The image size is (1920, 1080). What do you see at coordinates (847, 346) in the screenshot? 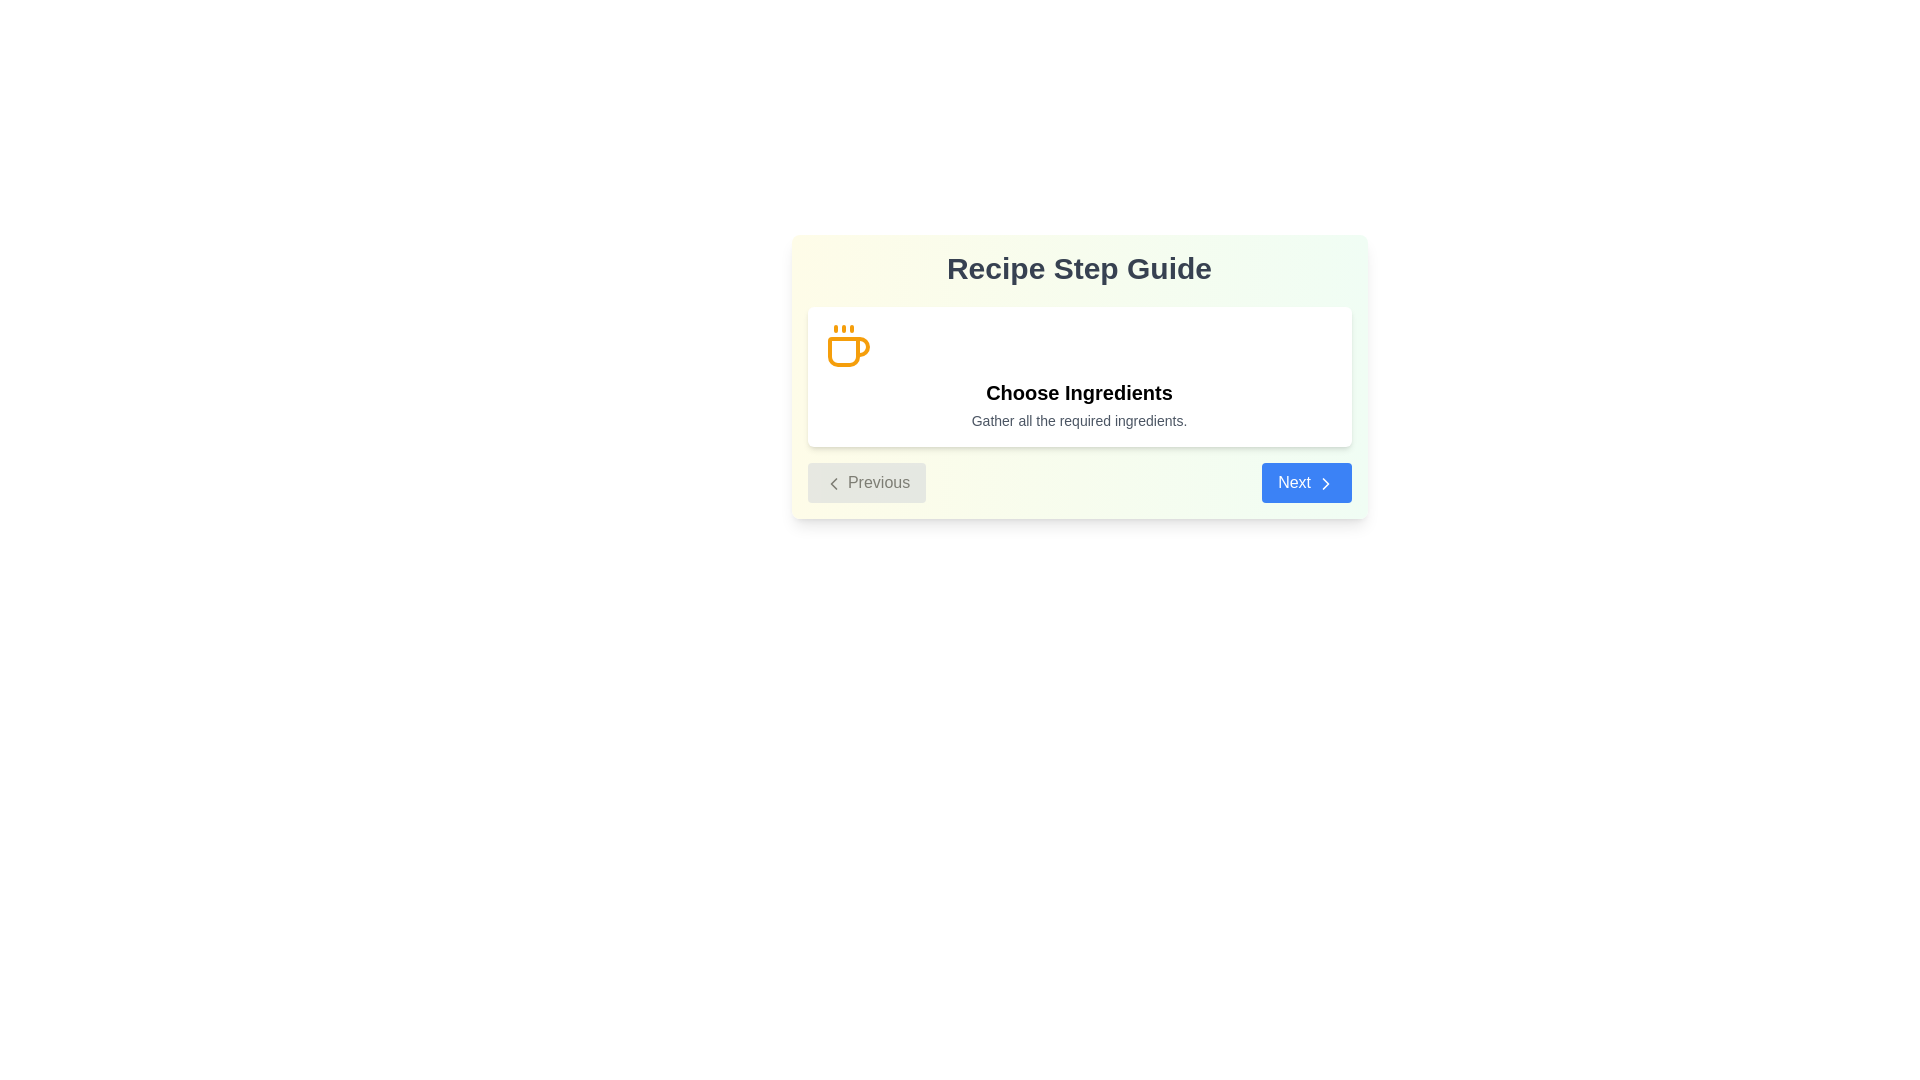
I see `the vibrant amber coffee cup icon located to the left of the text 'Choose Ingredients' in the card component` at bounding box center [847, 346].